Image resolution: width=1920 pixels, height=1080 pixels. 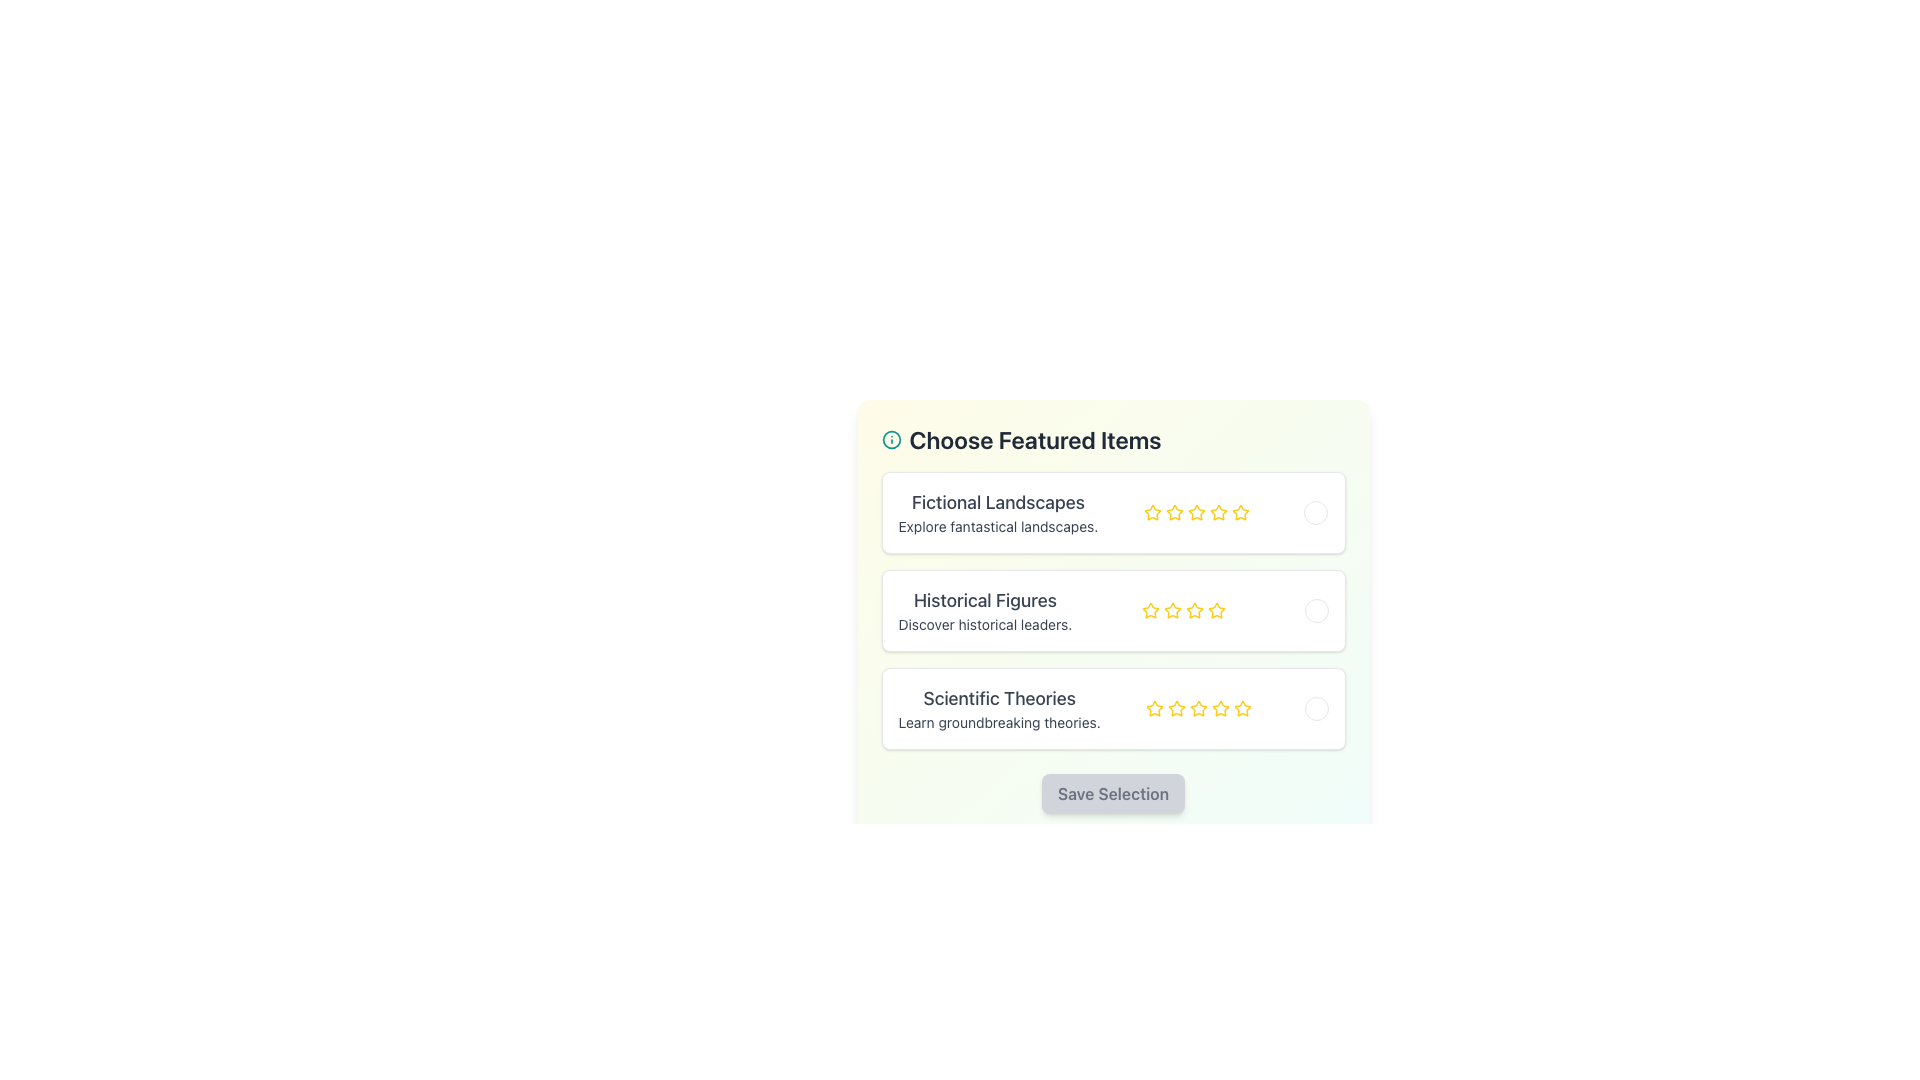 What do you see at coordinates (1316, 708) in the screenshot?
I see `the radio button located at the far right of the 'Scientific Theories' section` at bounding box center [1316, 708].